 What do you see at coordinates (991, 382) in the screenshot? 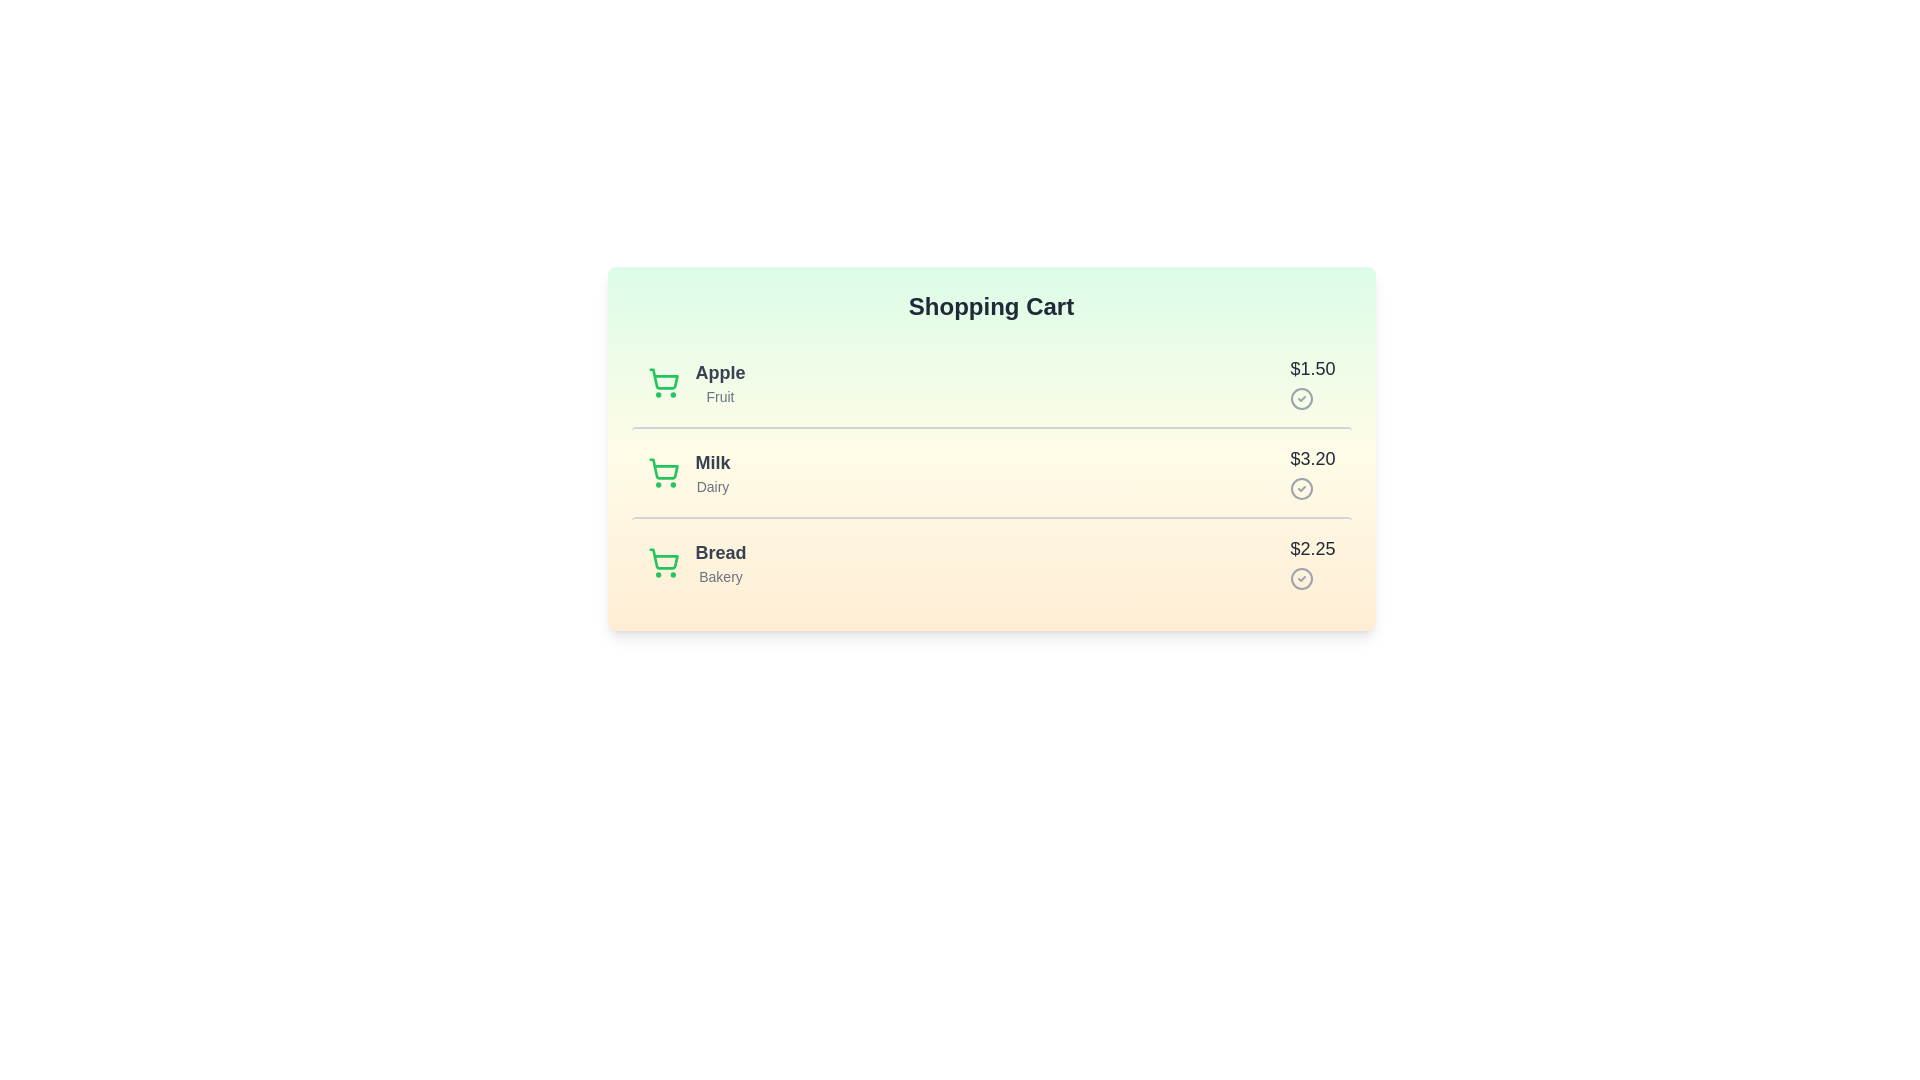
I see `the item Apple to trigger visual feedback` at bounding box center [991, 382].